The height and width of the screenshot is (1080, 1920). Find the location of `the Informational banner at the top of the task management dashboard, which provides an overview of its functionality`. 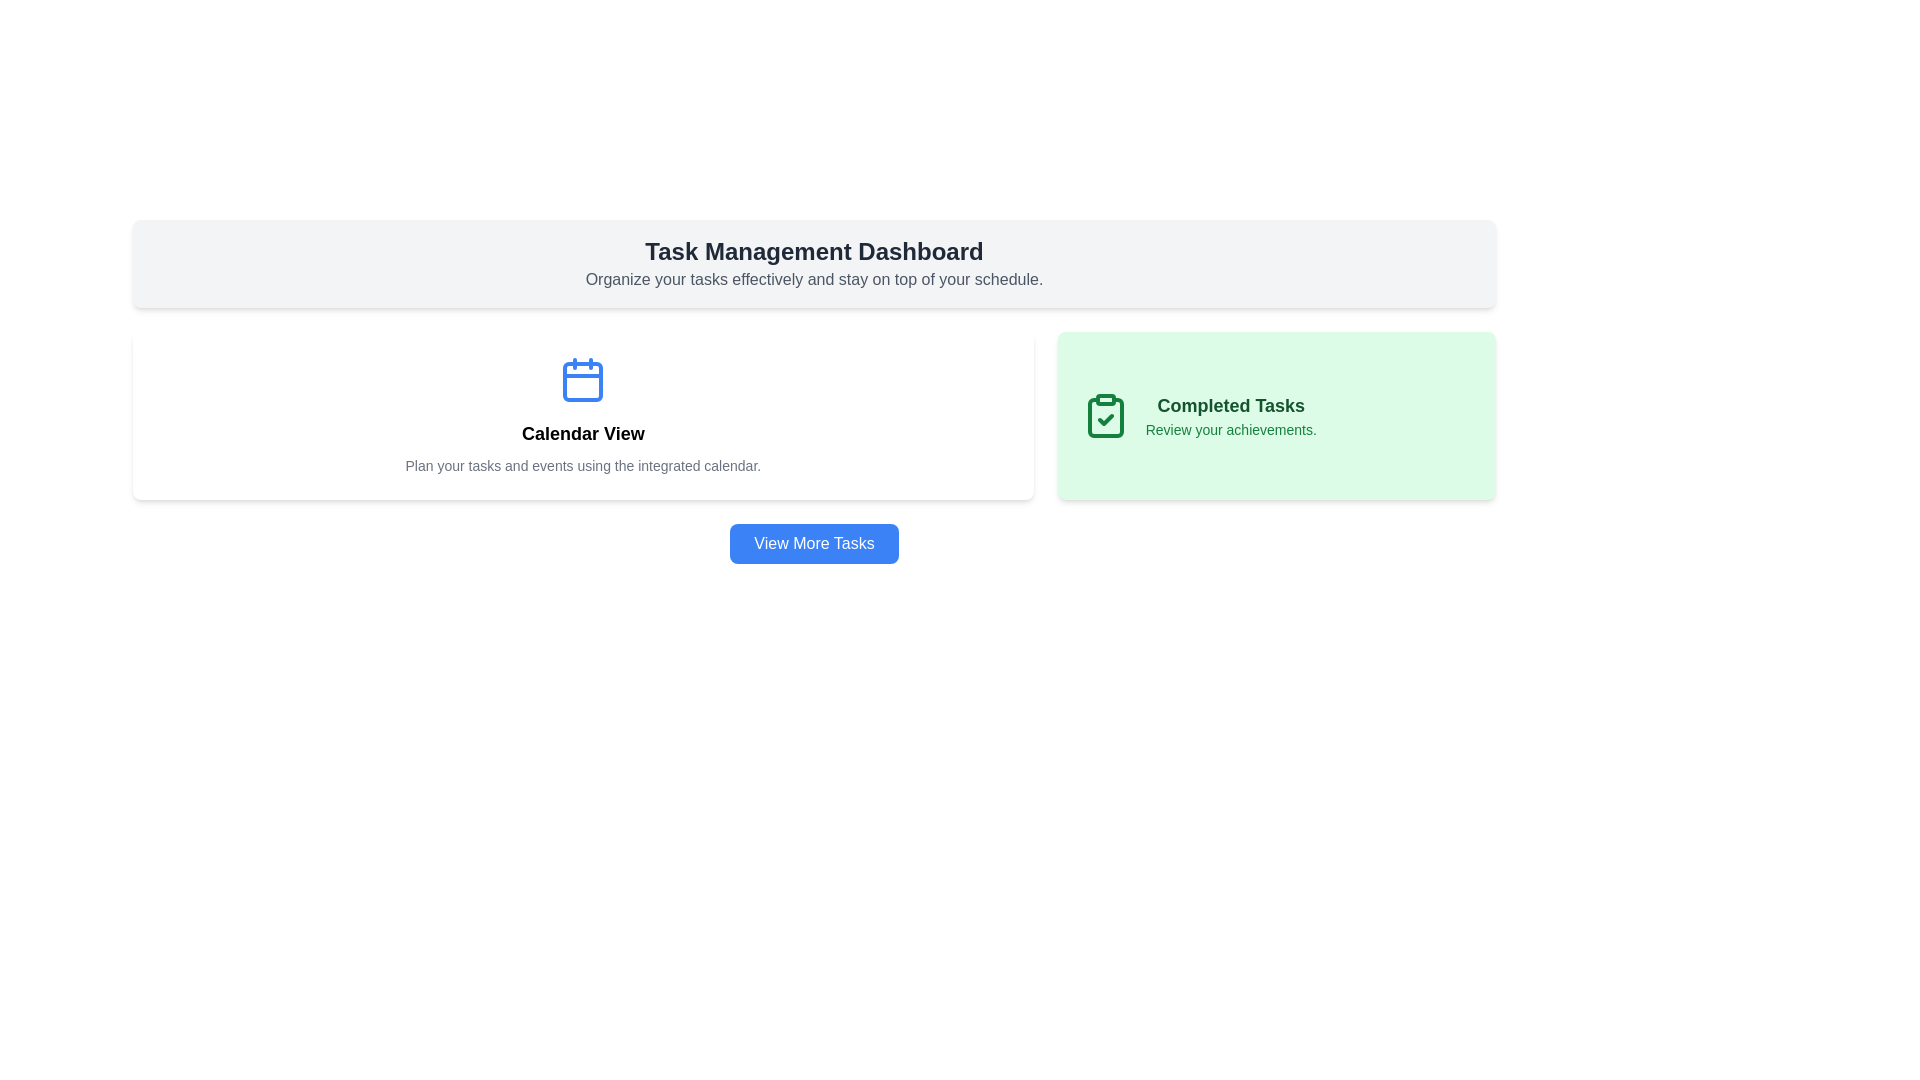

the Informational banner at the top of the task management dashboard, which provides an overview of its functionality is located at coordinates (814, 262).